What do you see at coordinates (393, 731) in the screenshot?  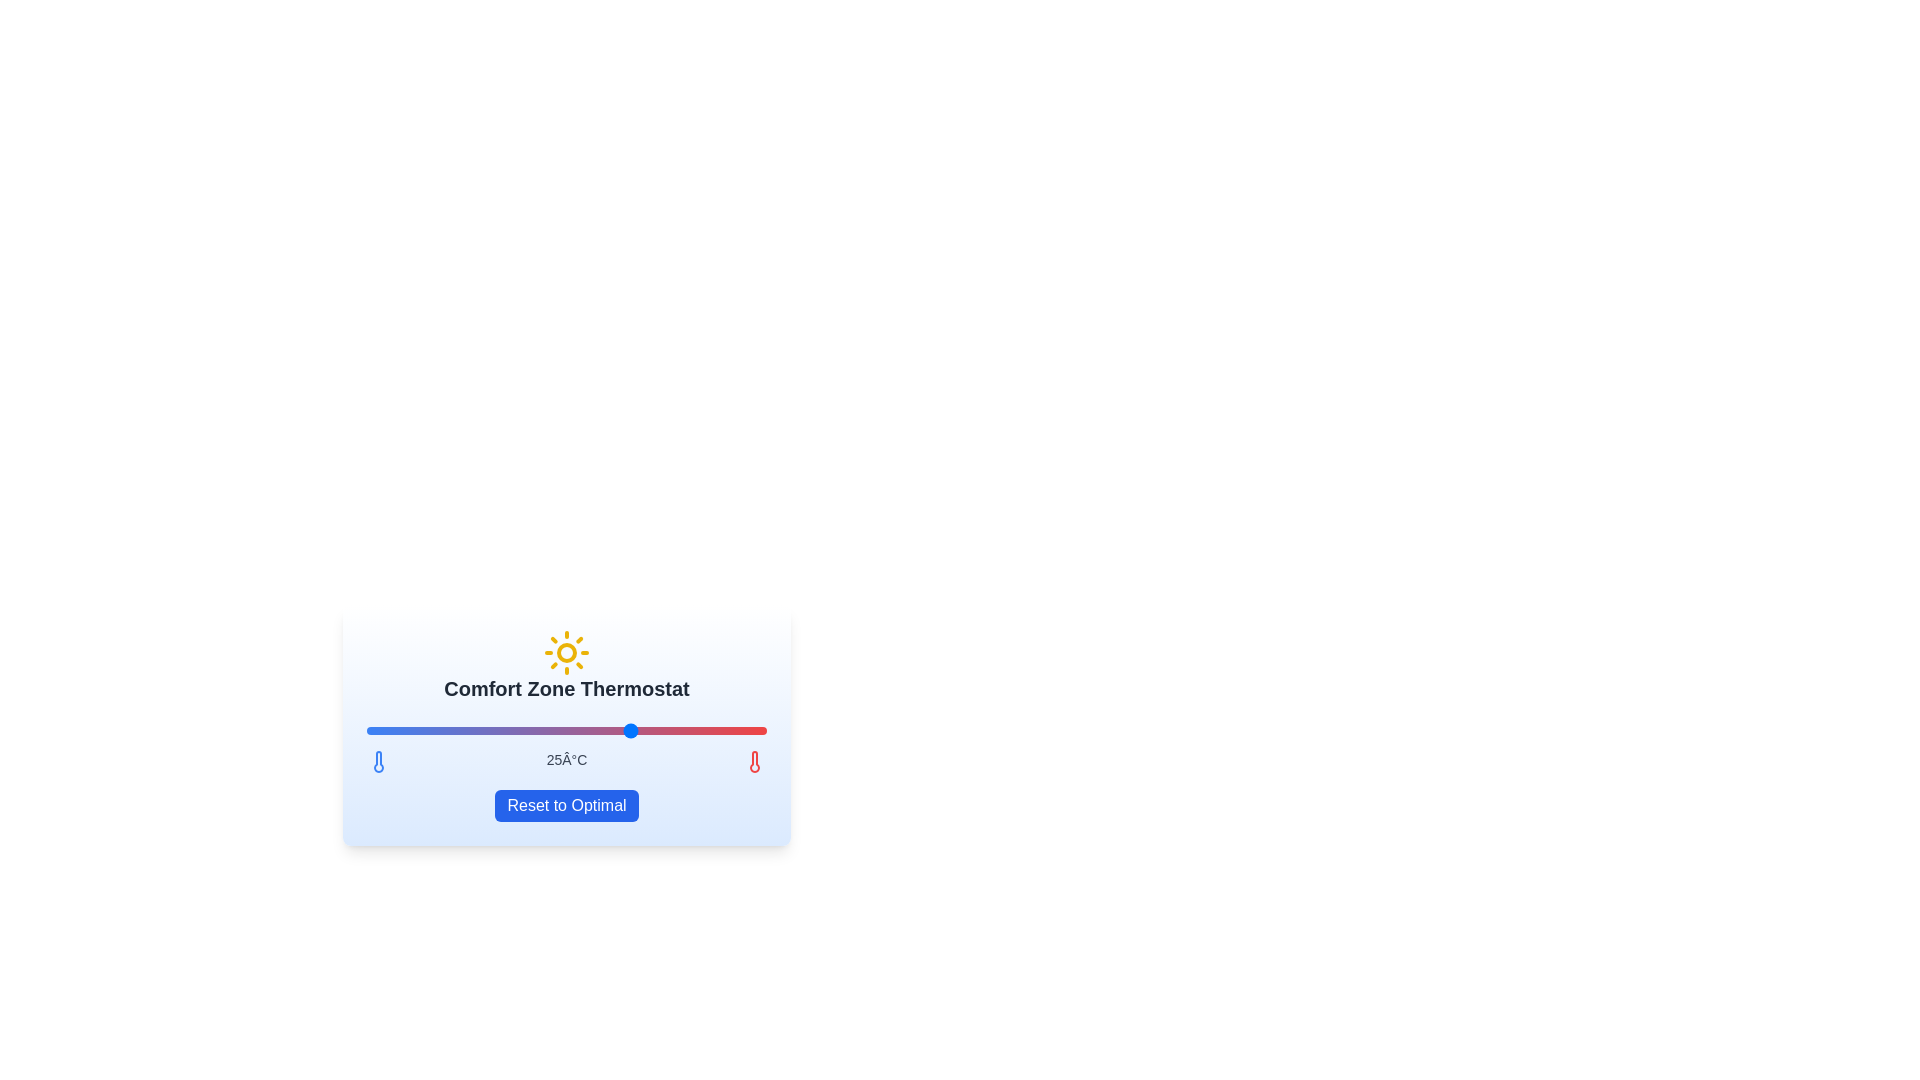 I see `the temperature slider to set the temperature to 16°C` at bounding box center [393, 731].